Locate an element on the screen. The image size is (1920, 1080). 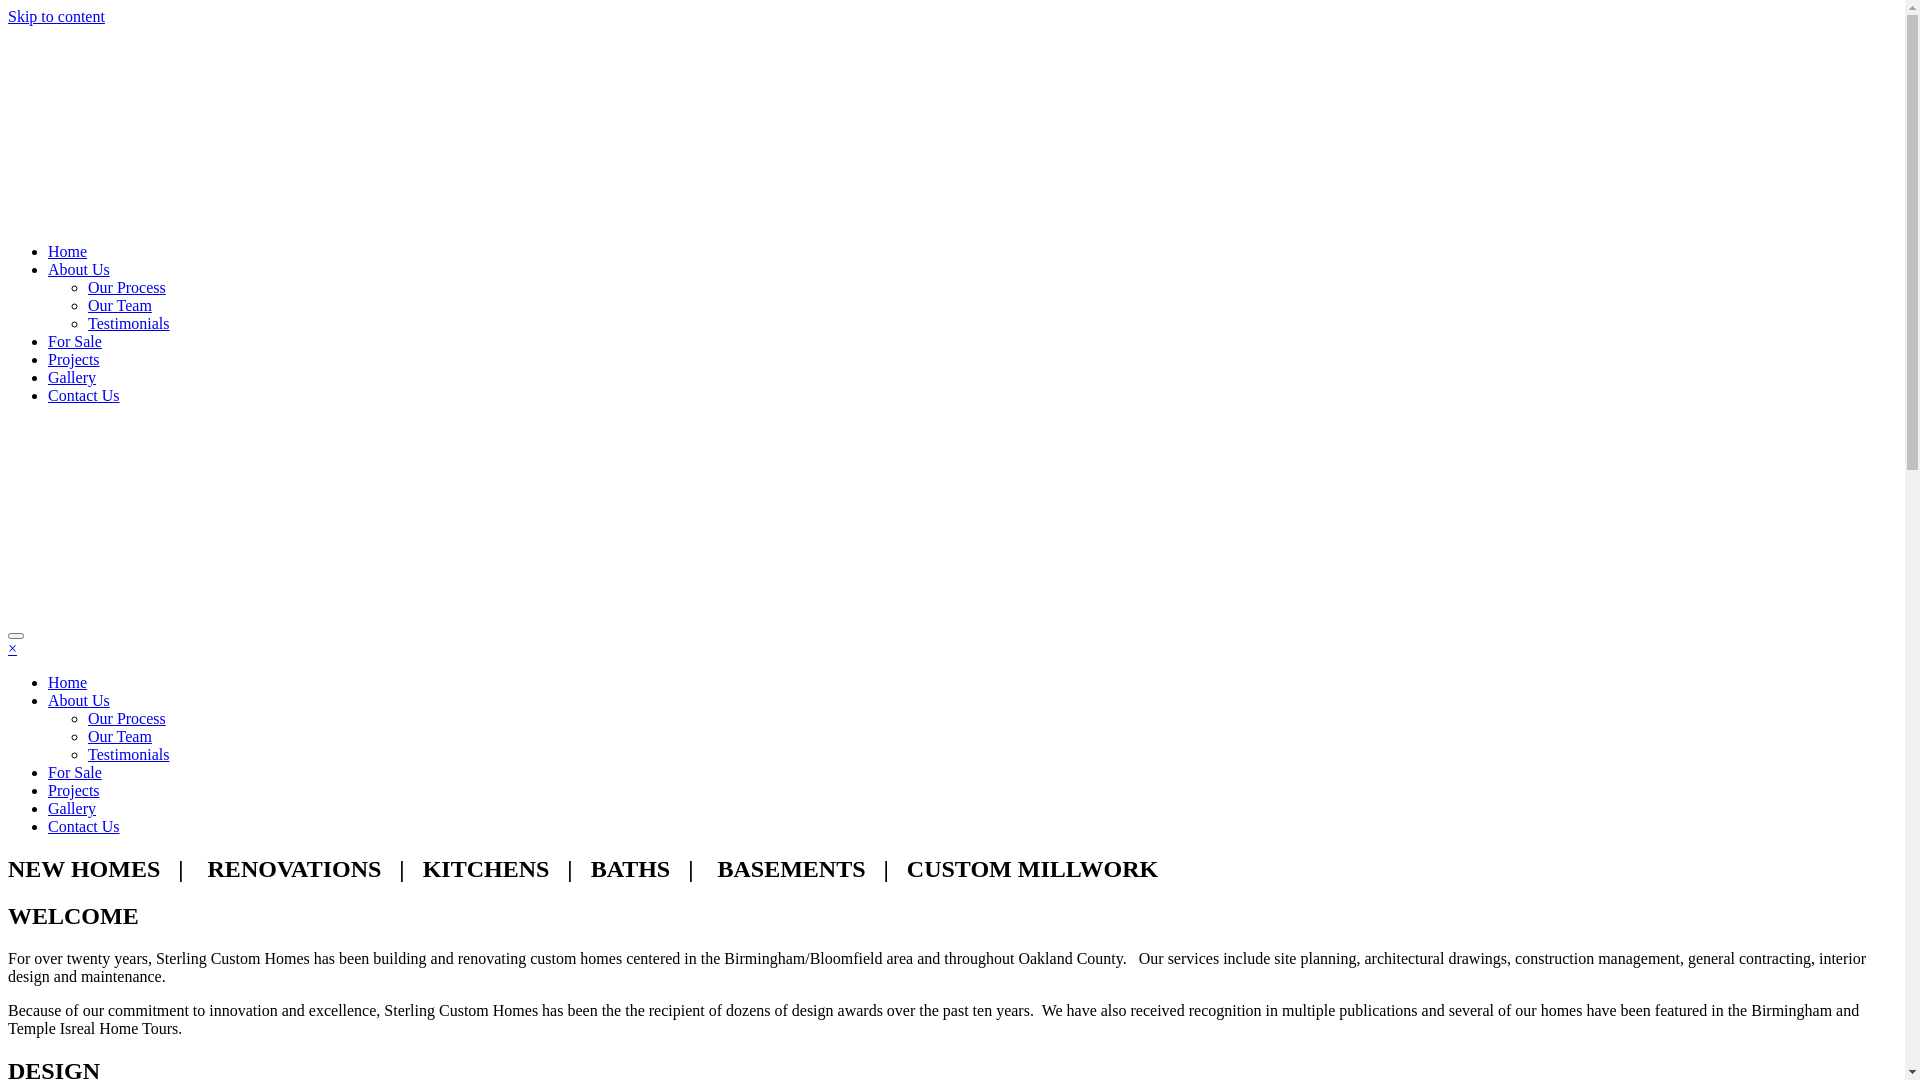
'Our Process' is located at coordinates (125, 287).